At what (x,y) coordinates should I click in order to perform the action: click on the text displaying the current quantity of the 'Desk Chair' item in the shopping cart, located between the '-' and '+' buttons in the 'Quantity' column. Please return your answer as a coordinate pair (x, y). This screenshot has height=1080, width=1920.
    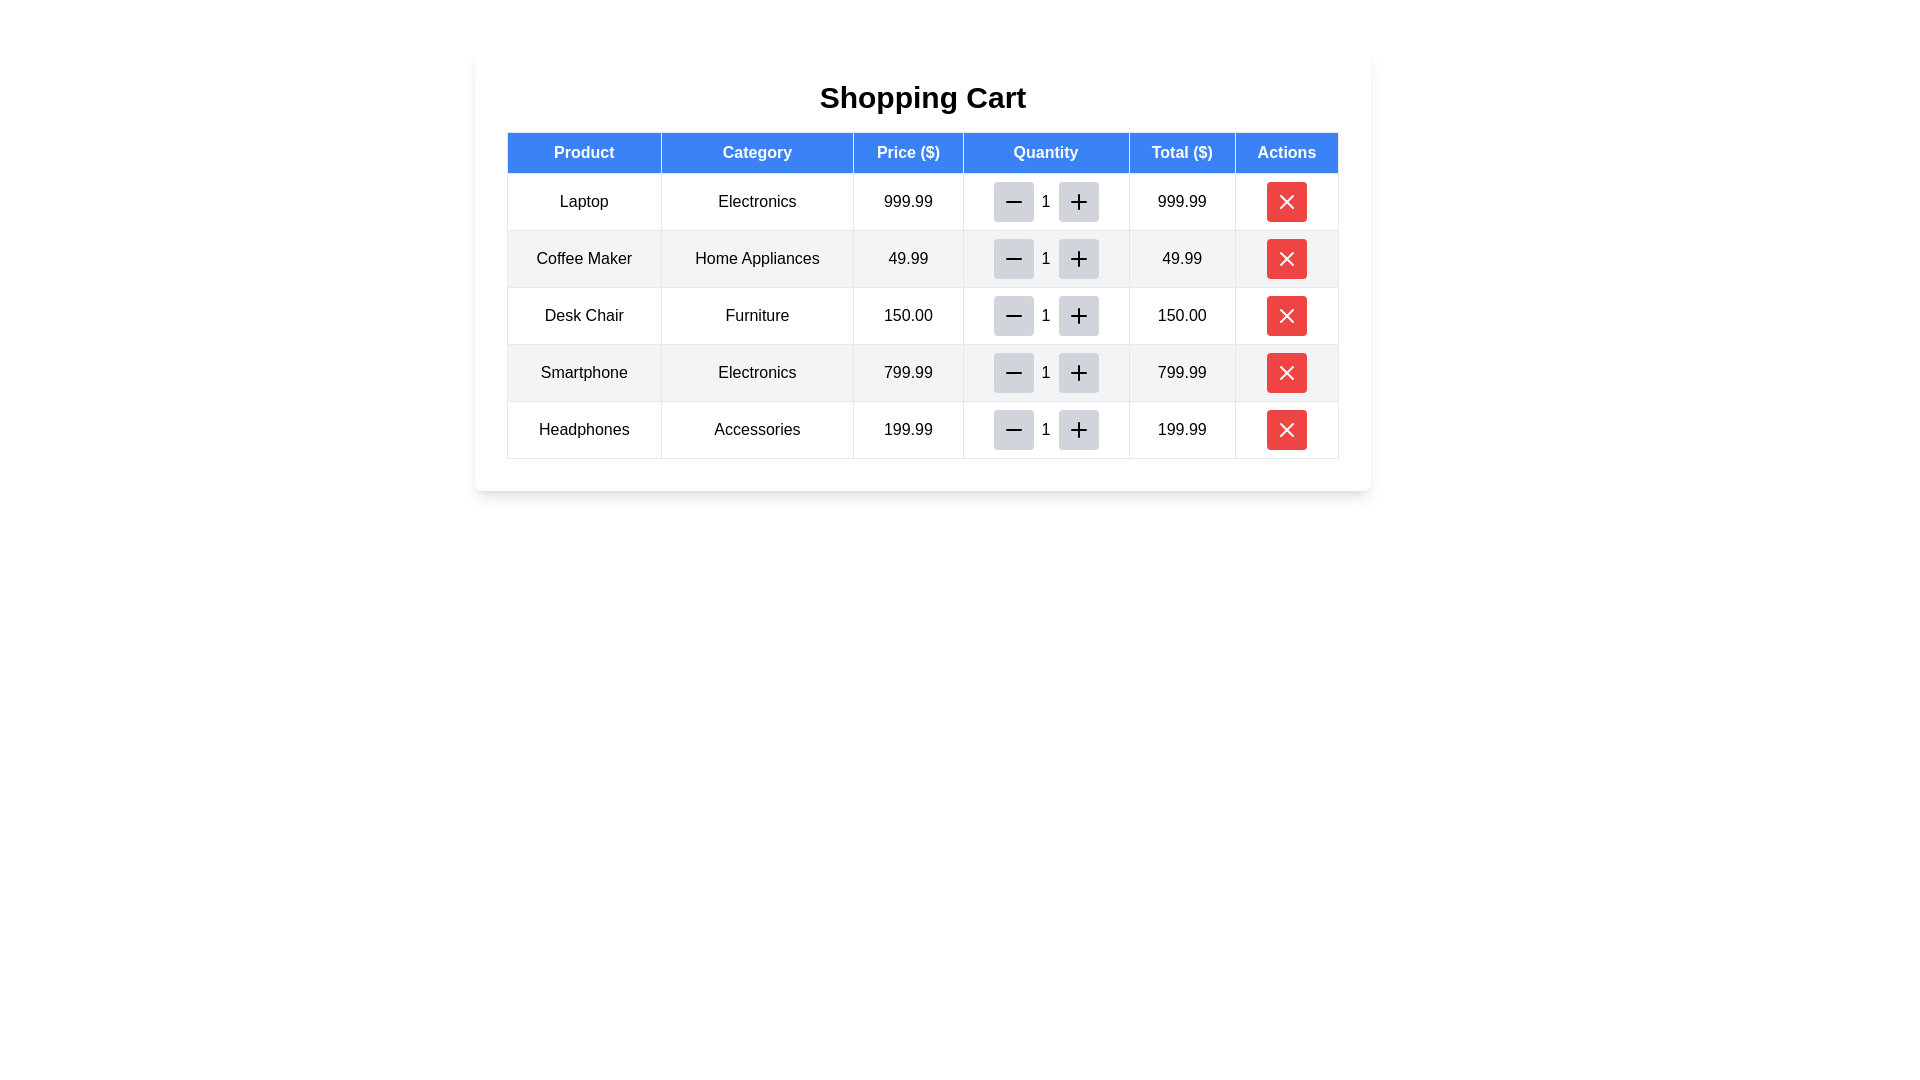
    Looking at the image, I should click on (1045, 315).